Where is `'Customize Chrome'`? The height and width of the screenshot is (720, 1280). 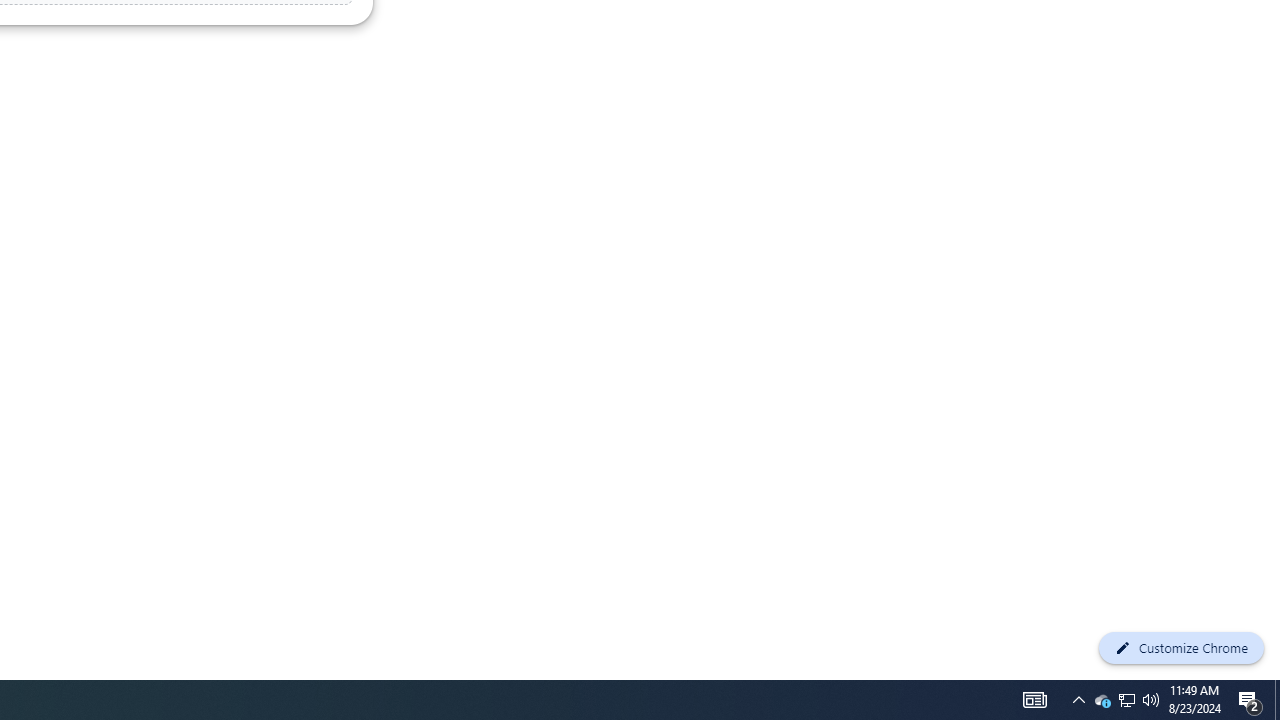
'Customize Chrome' is located at coordinates (1181, 648).